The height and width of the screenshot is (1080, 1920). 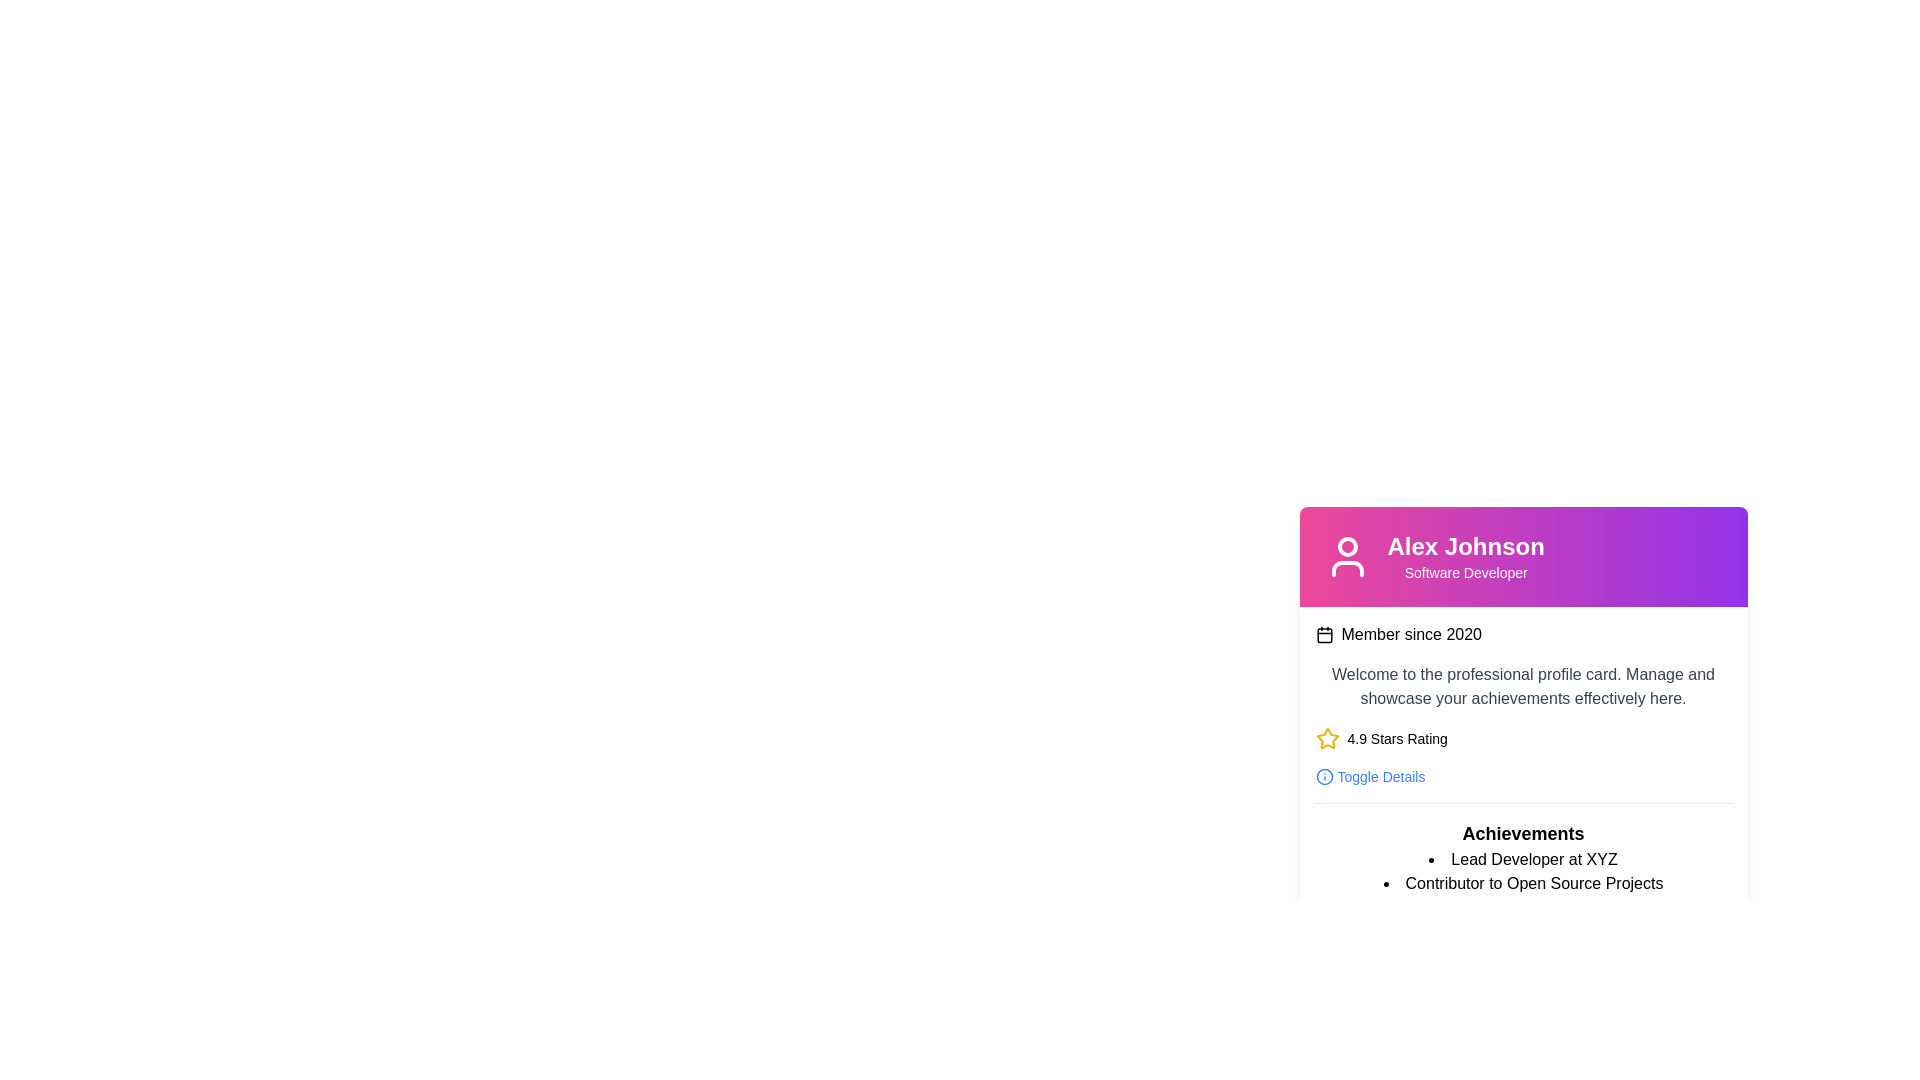 What do you see at coordinates (1522, 556) in the screenshot?
I see `the Text Display element that shows the name 'Alex Johnson' in bold and the role 'Software Developer' below it, located near the top of the card header with a pink to purple gradient background` at bounding box center [1522, 556].